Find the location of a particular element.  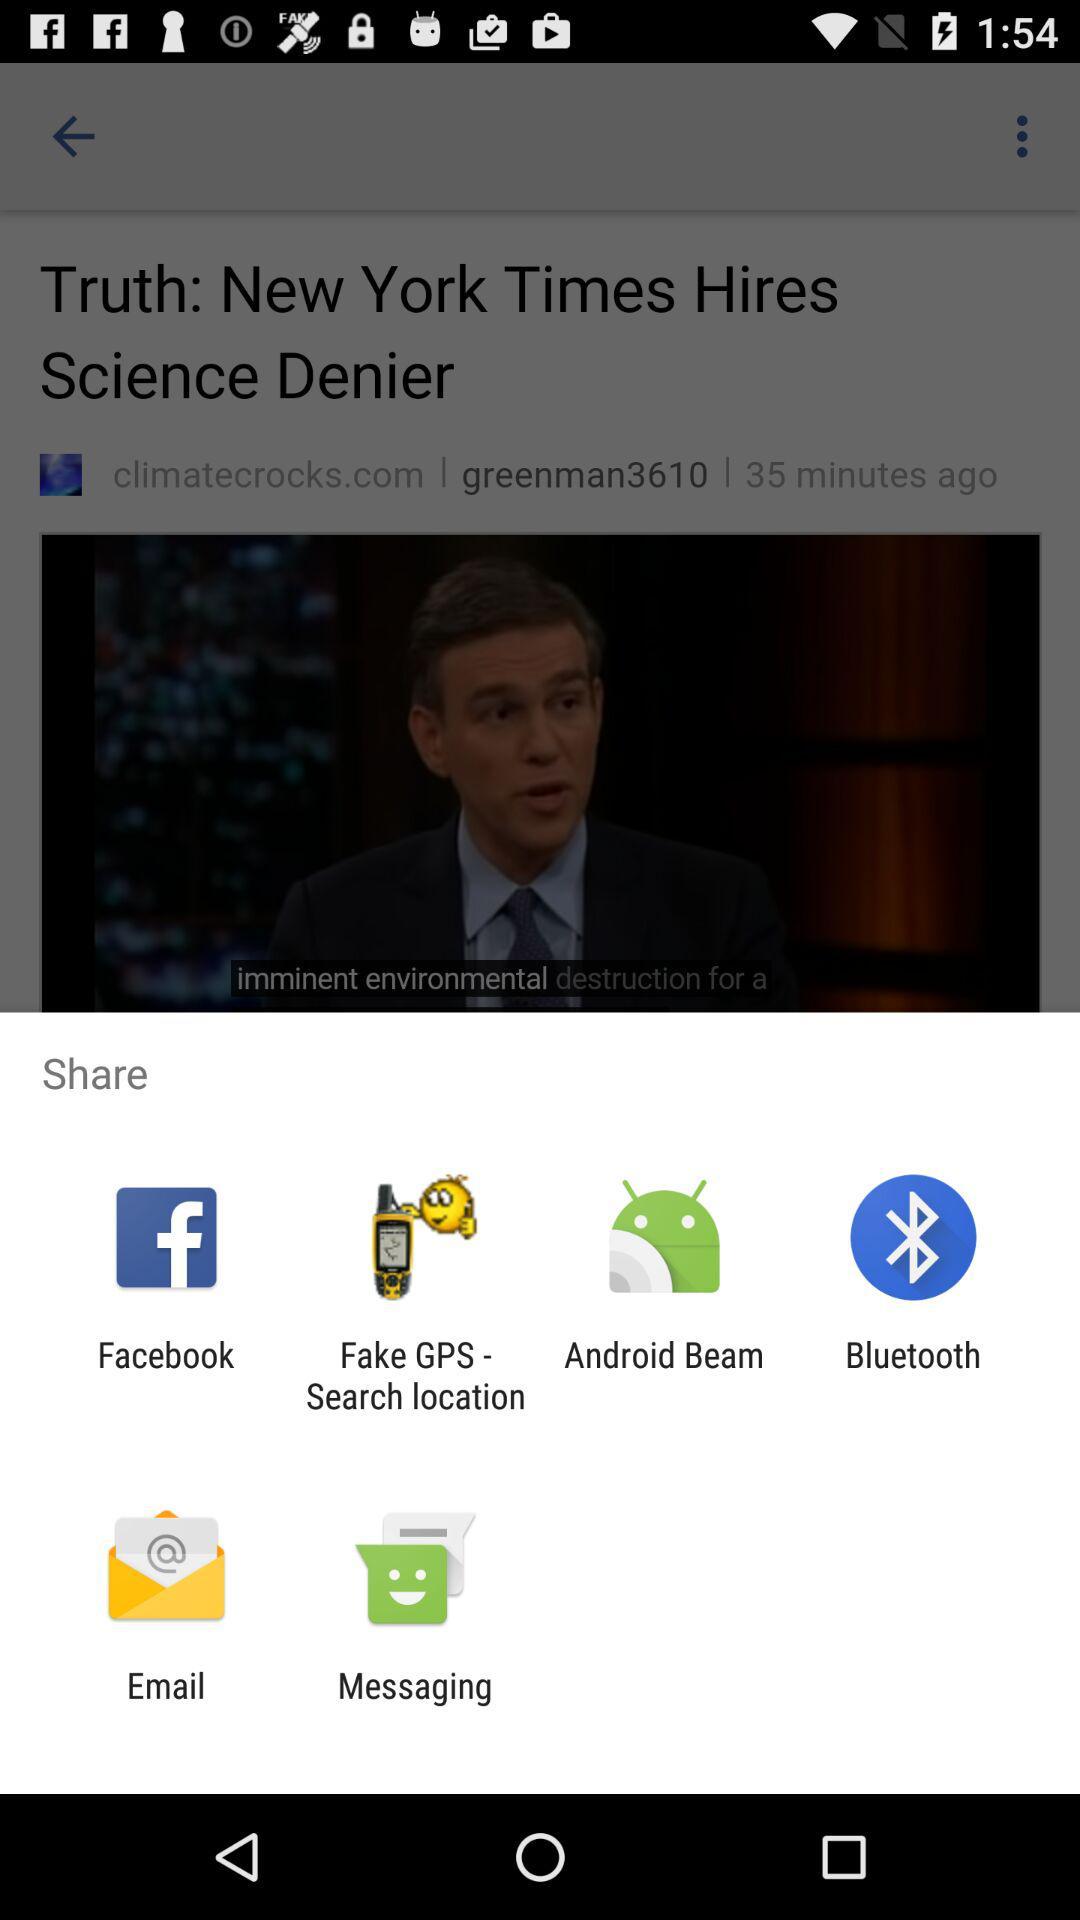

item next to bluetooth app is located at coordinates (664, 1374).